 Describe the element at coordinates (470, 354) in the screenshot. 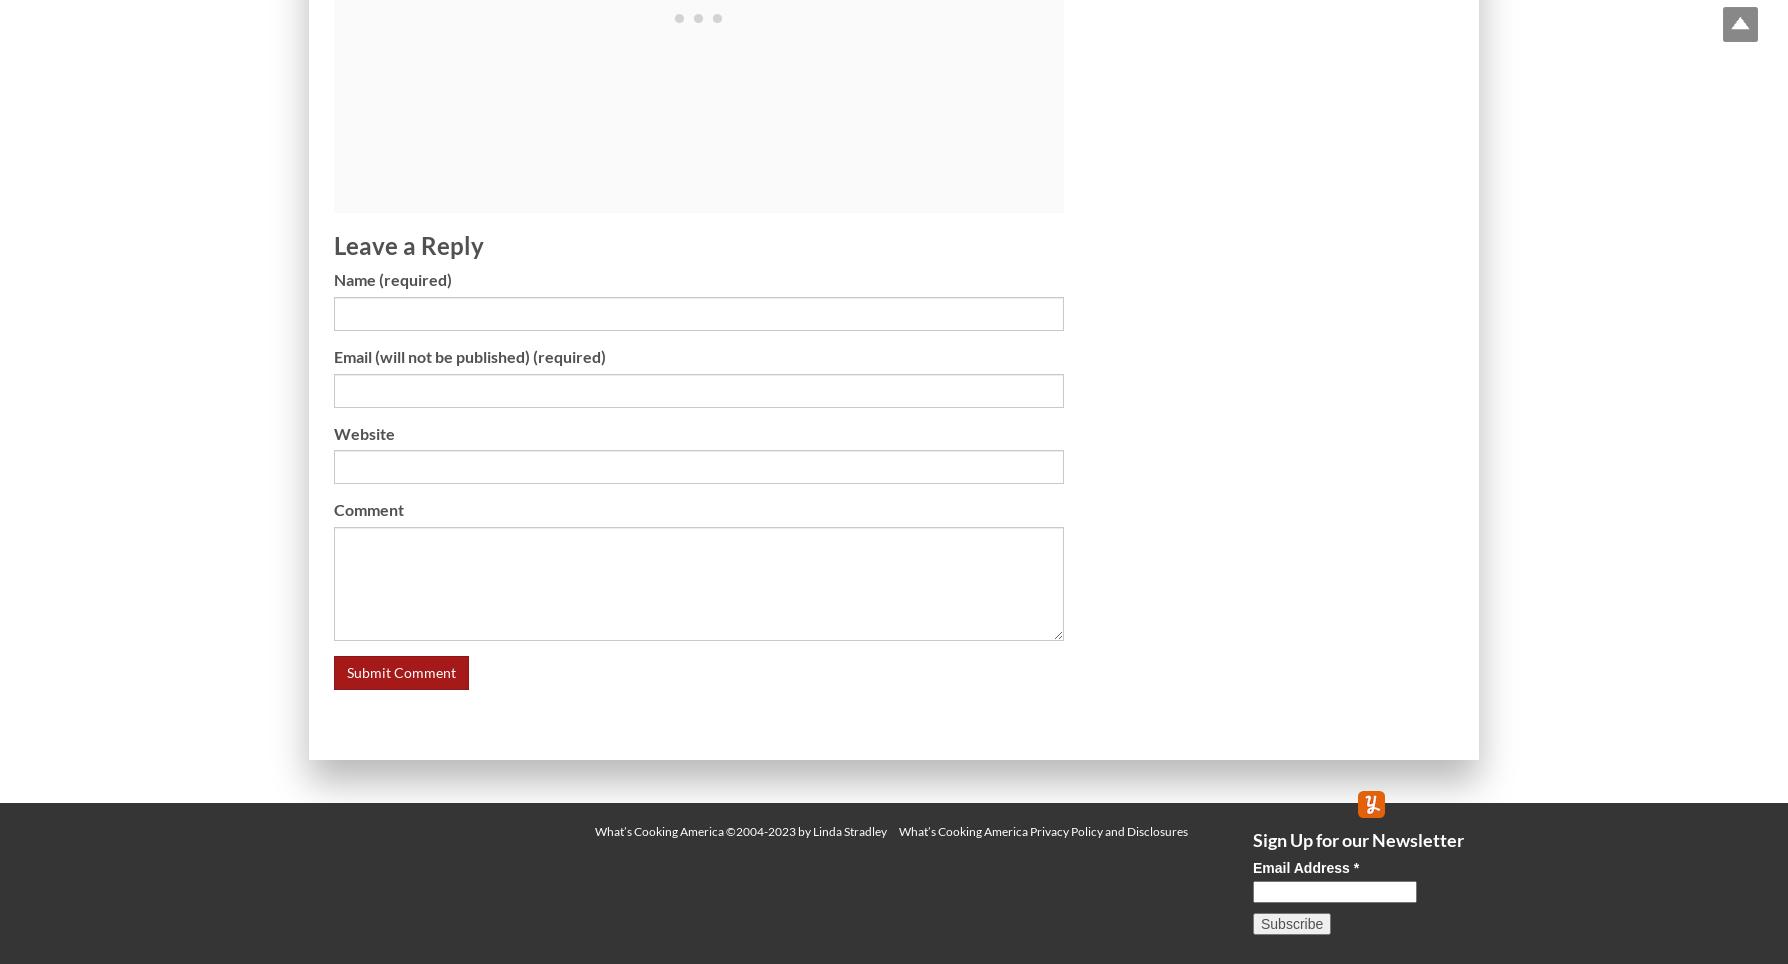

I see `'Email (will not be published) (required)'` at that location.